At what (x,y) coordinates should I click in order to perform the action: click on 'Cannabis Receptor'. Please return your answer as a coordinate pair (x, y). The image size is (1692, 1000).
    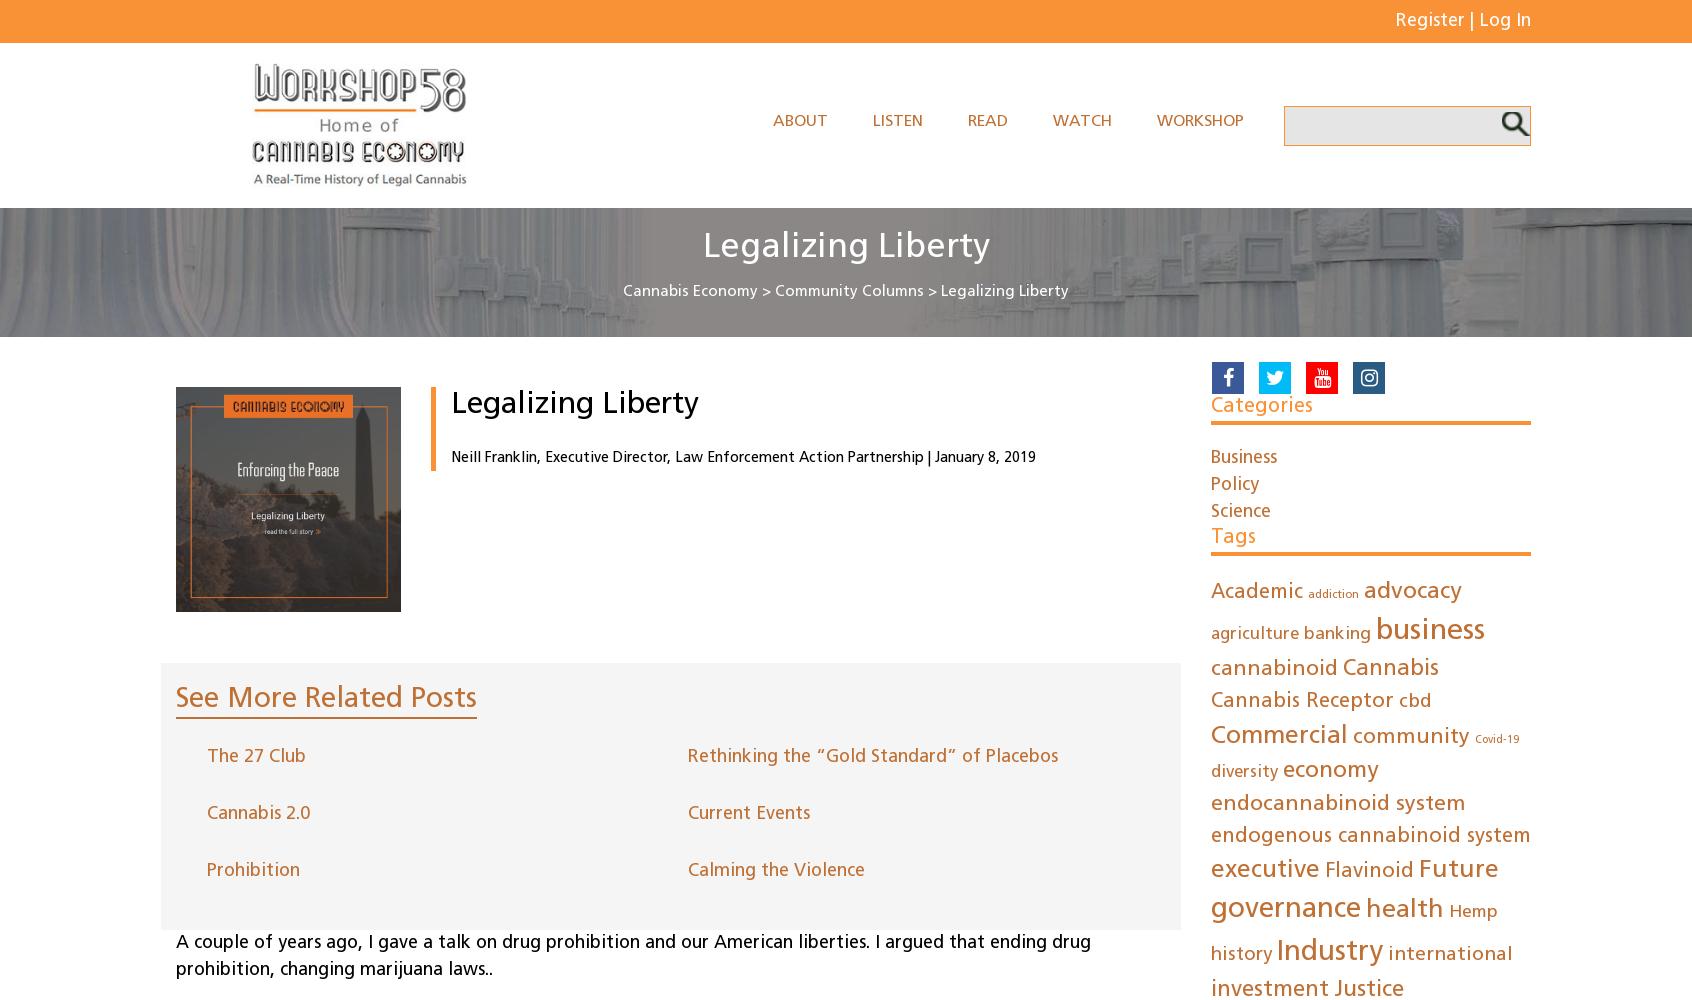
    Looking at the image, I should click on (1210, 701).